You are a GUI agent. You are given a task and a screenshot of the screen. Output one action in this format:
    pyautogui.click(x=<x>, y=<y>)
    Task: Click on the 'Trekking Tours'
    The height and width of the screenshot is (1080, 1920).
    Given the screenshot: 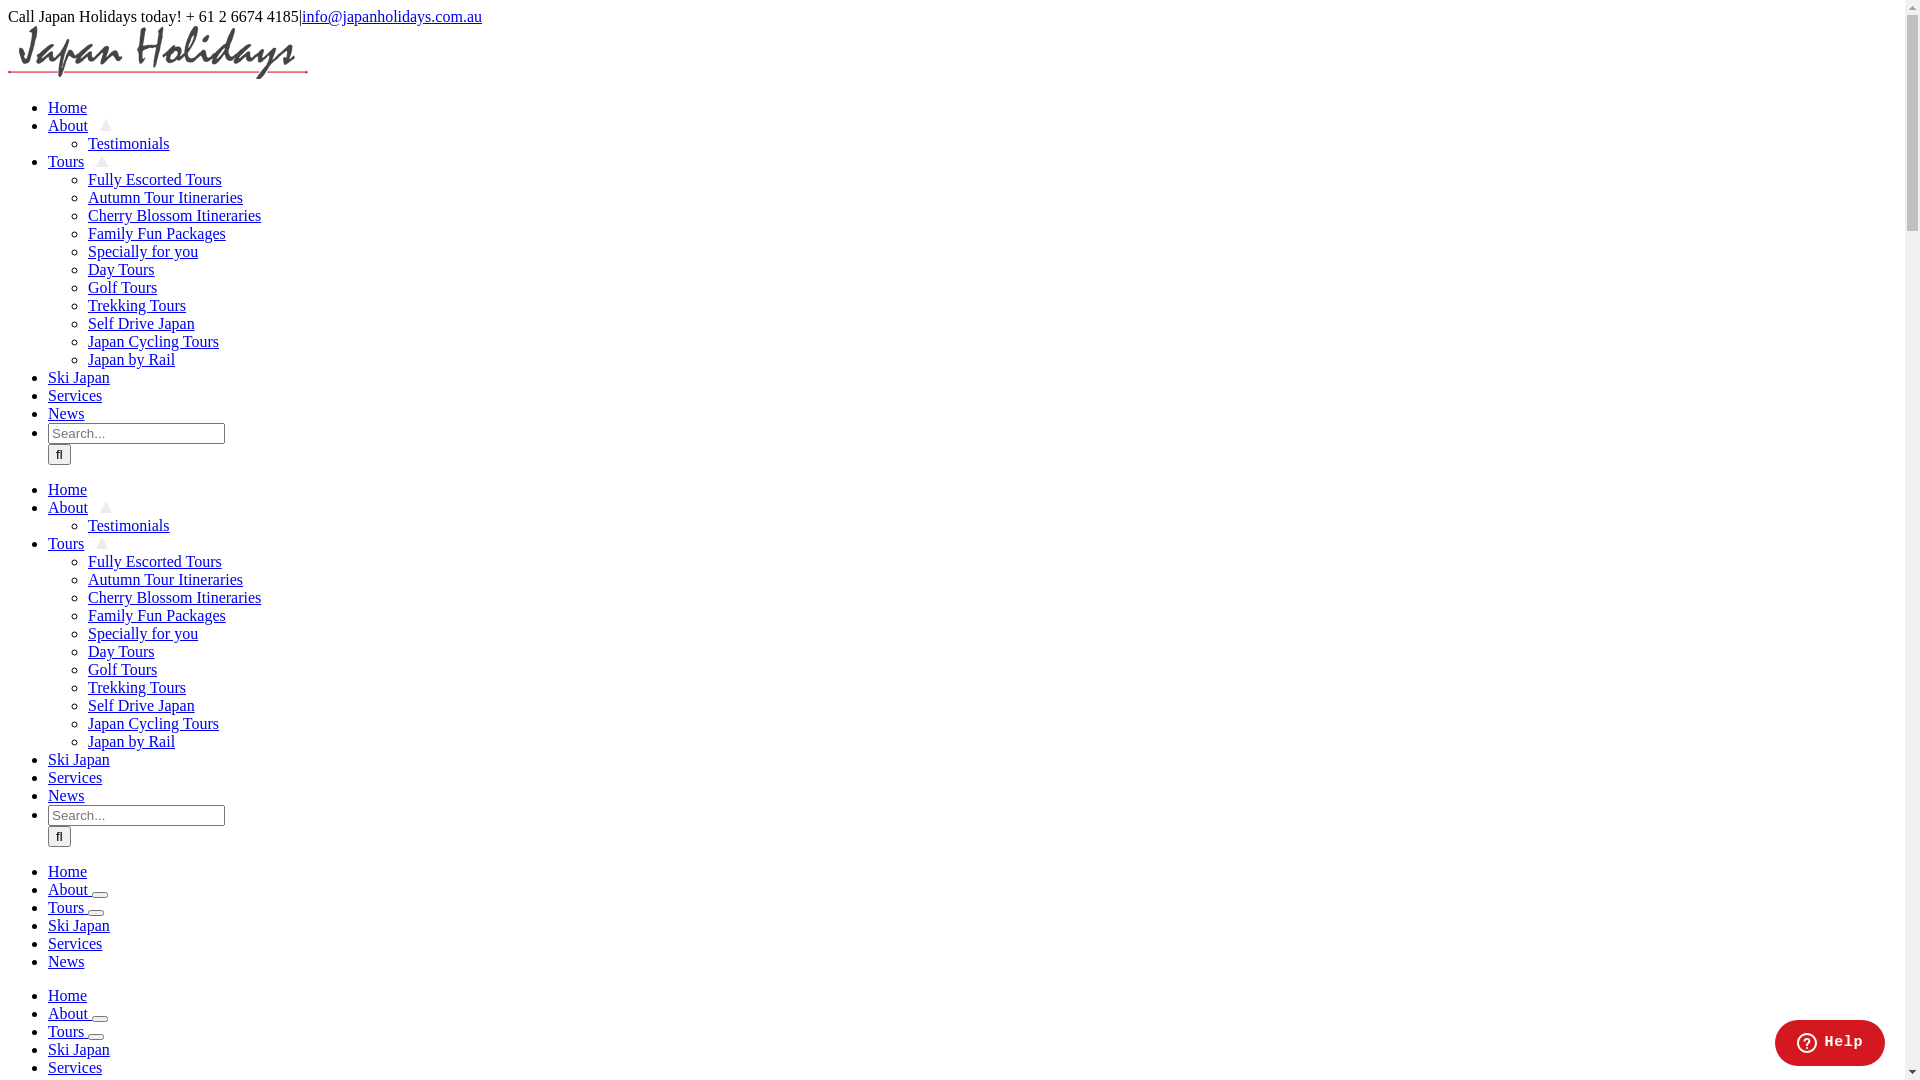 What is the action you would take?
    pyautogui.click(x=136, y=305)
    